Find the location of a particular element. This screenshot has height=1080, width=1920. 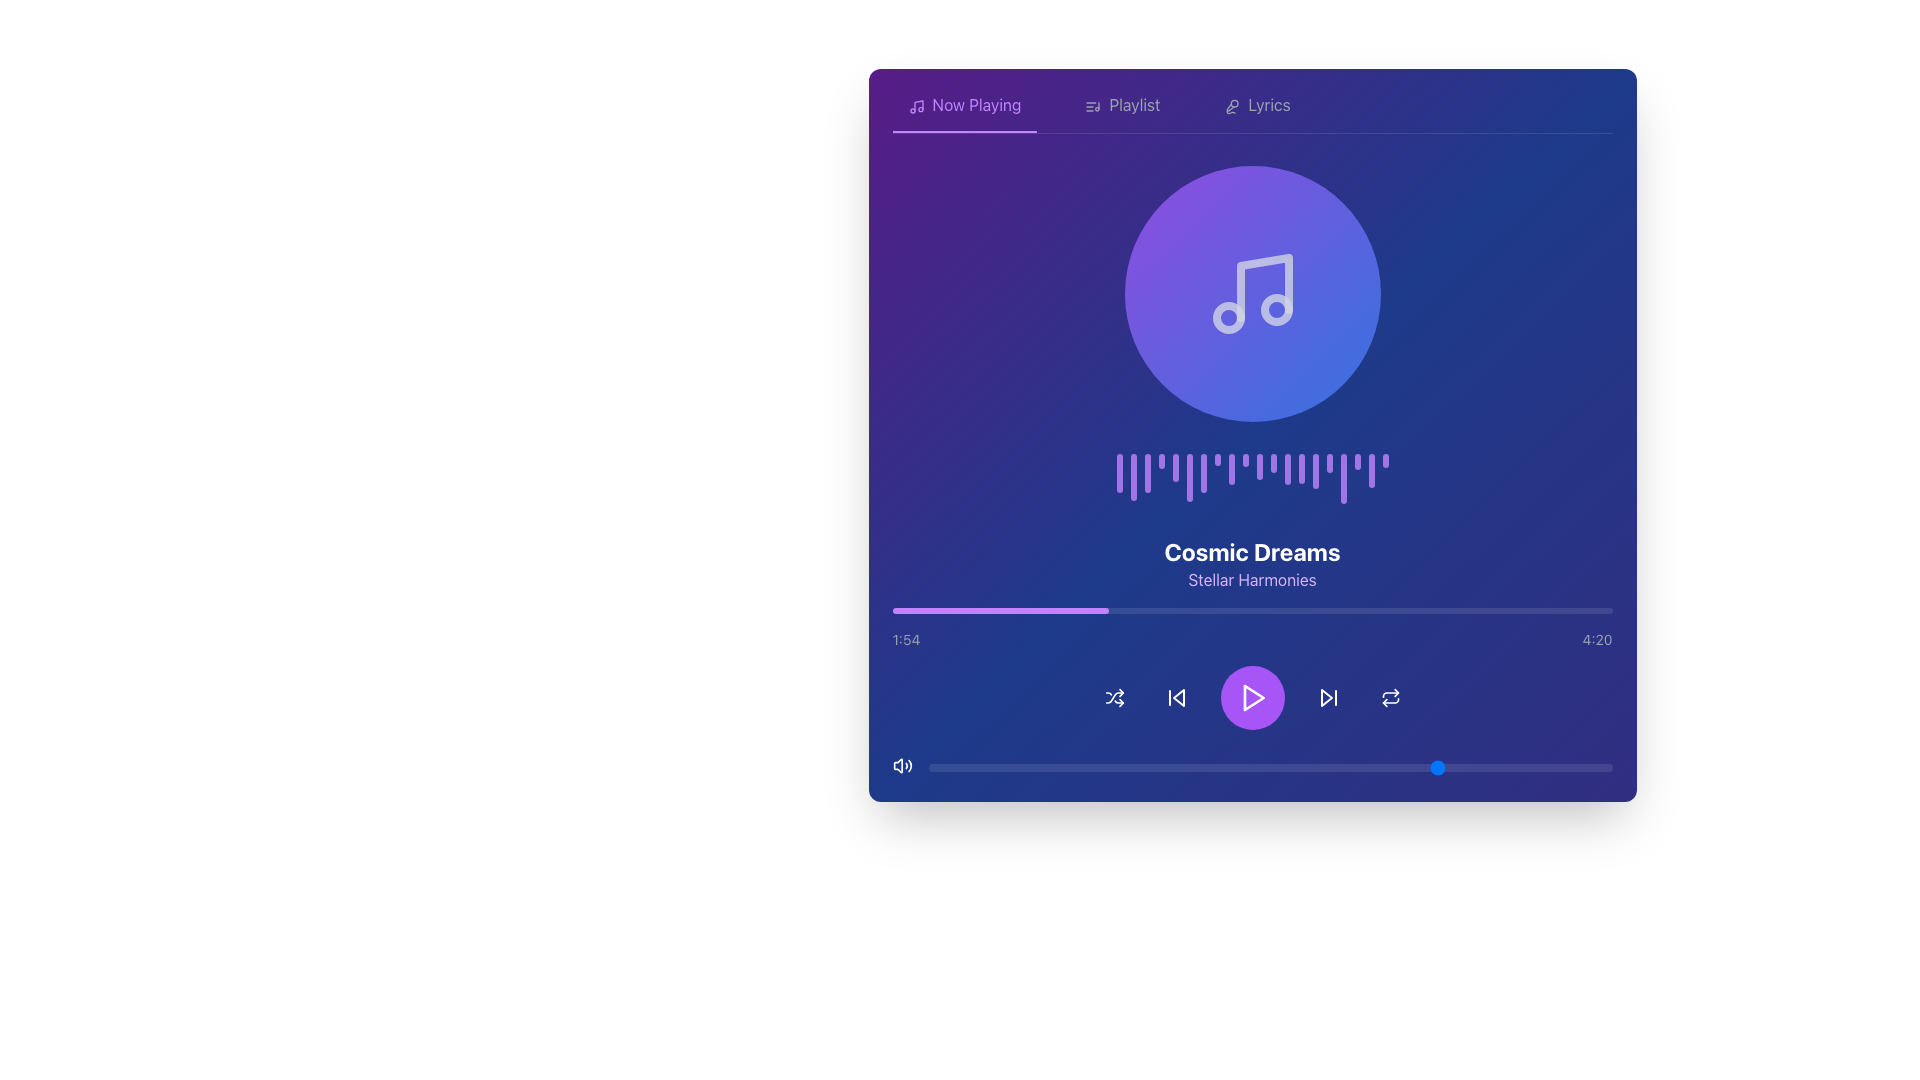

the second vertical bar of the music equalizer pattern located centrally below the circular icon and above the song title 'Cosmic Dreams' is located at coordinates (1133, 477).